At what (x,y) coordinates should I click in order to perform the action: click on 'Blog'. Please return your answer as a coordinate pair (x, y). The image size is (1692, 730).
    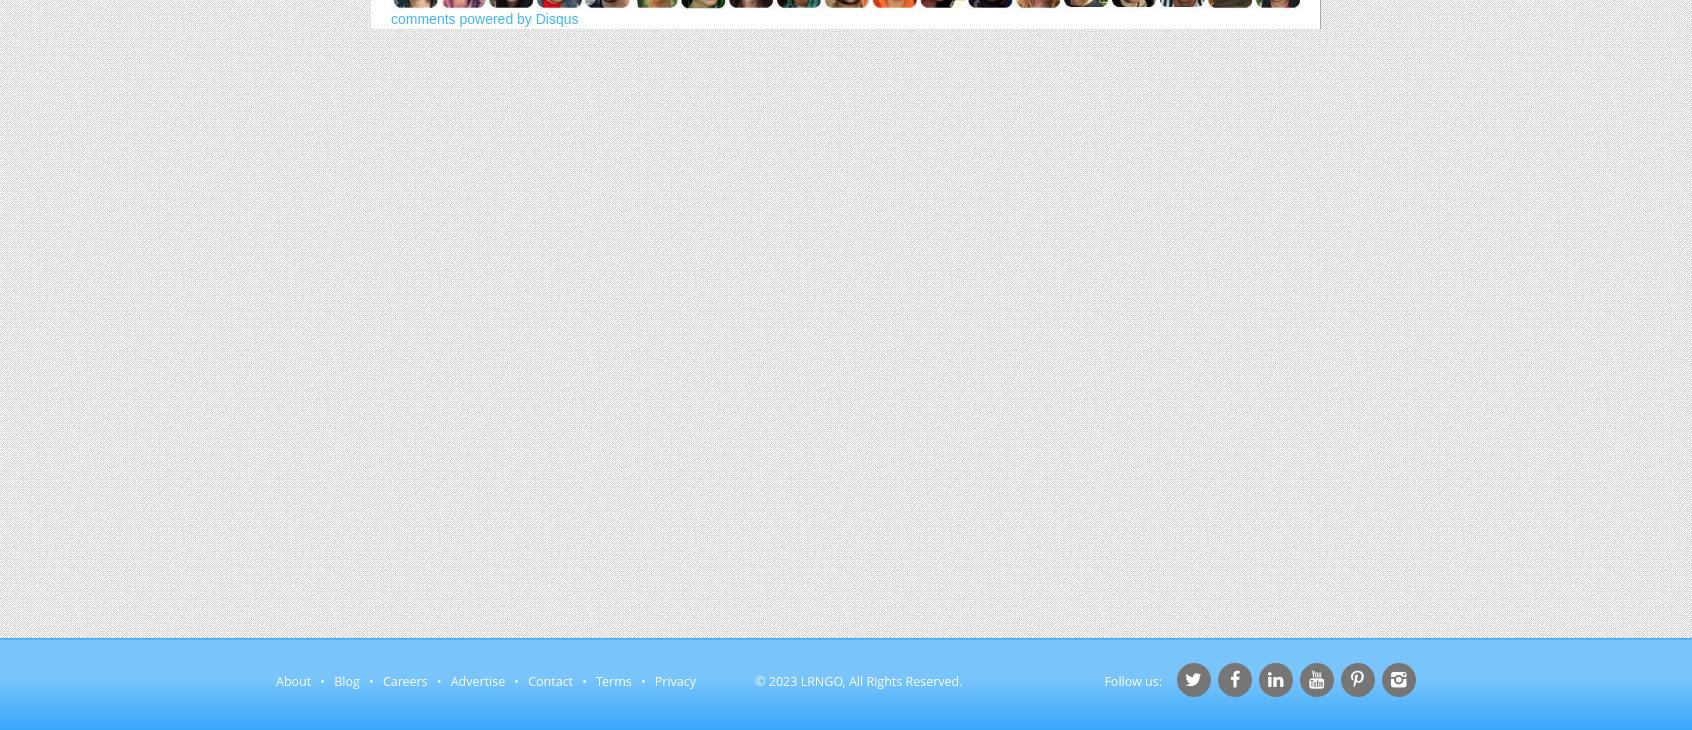
    Looking at the image, I should click on (345, 681).